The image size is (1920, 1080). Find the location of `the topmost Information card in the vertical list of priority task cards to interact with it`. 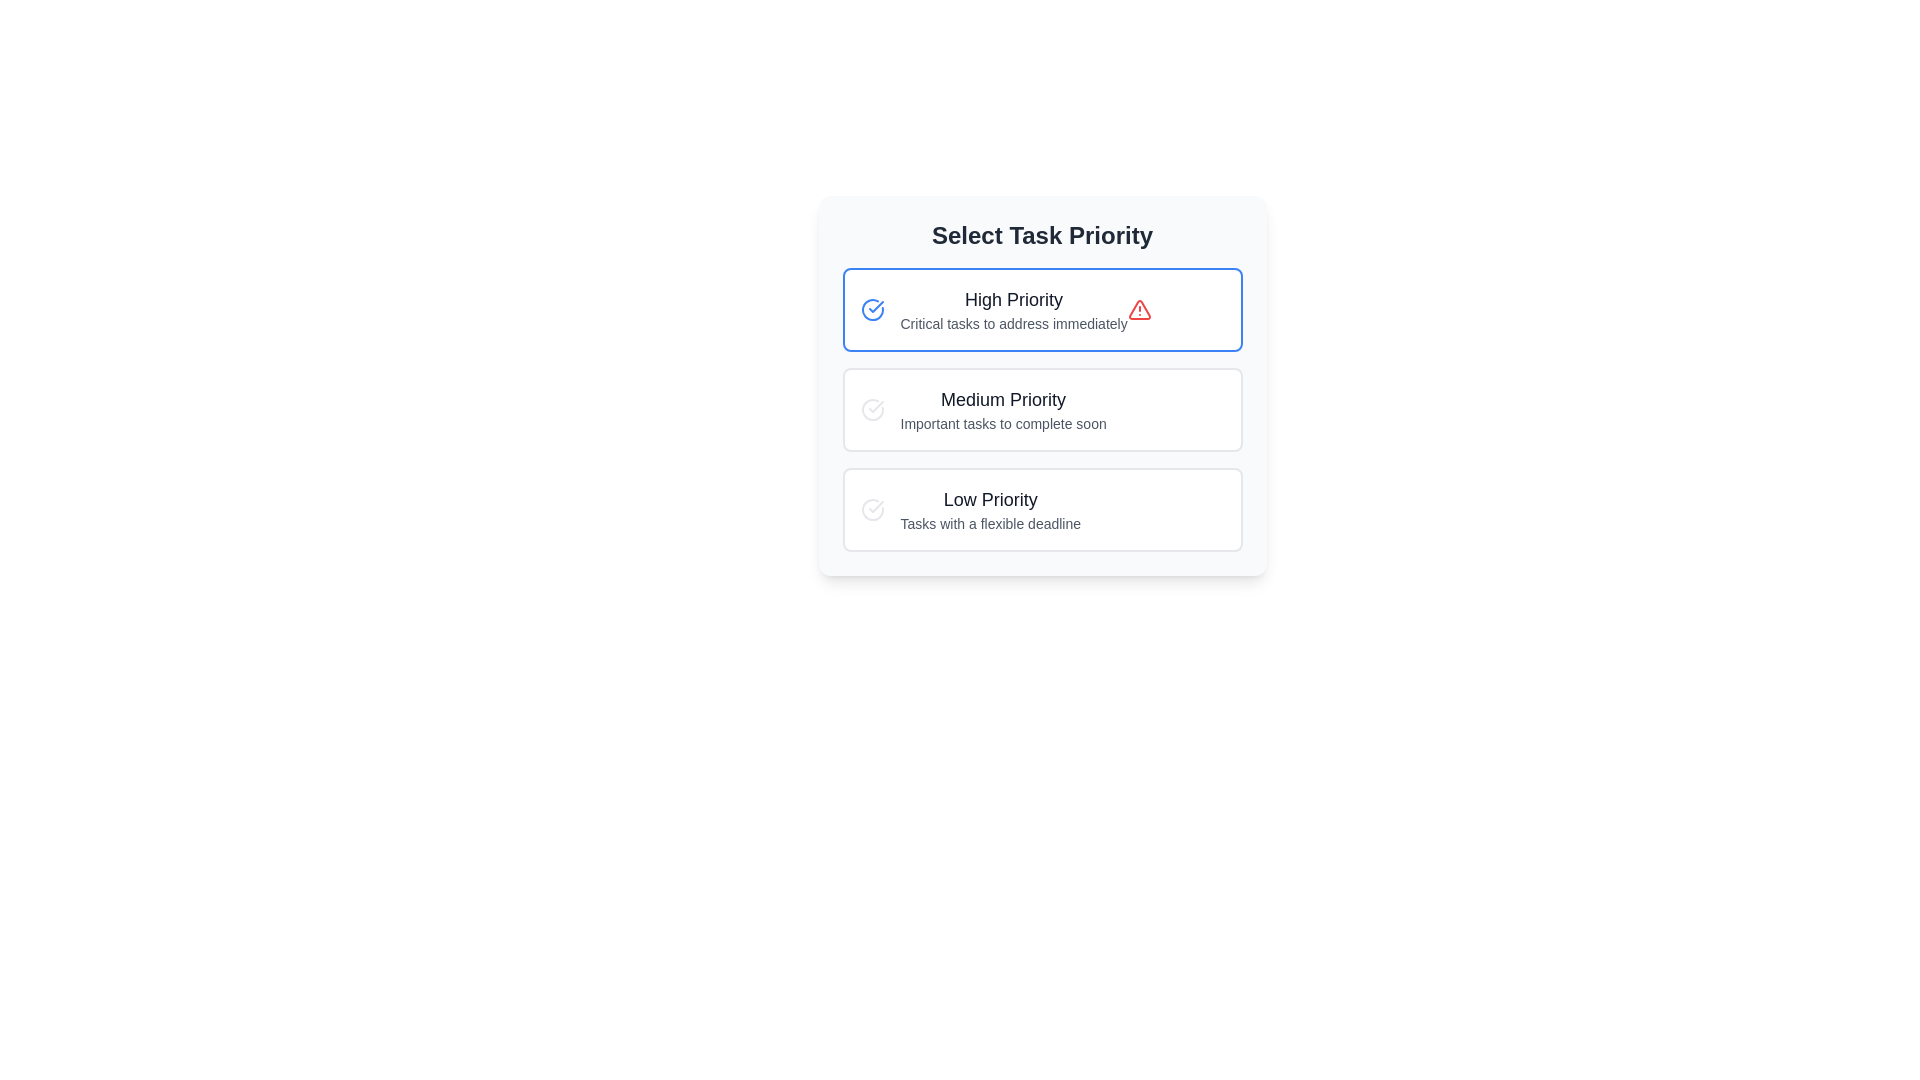

the topmost Information card in the vertical list of priority task cards to interact with it is located at coordinates (1041, 309).